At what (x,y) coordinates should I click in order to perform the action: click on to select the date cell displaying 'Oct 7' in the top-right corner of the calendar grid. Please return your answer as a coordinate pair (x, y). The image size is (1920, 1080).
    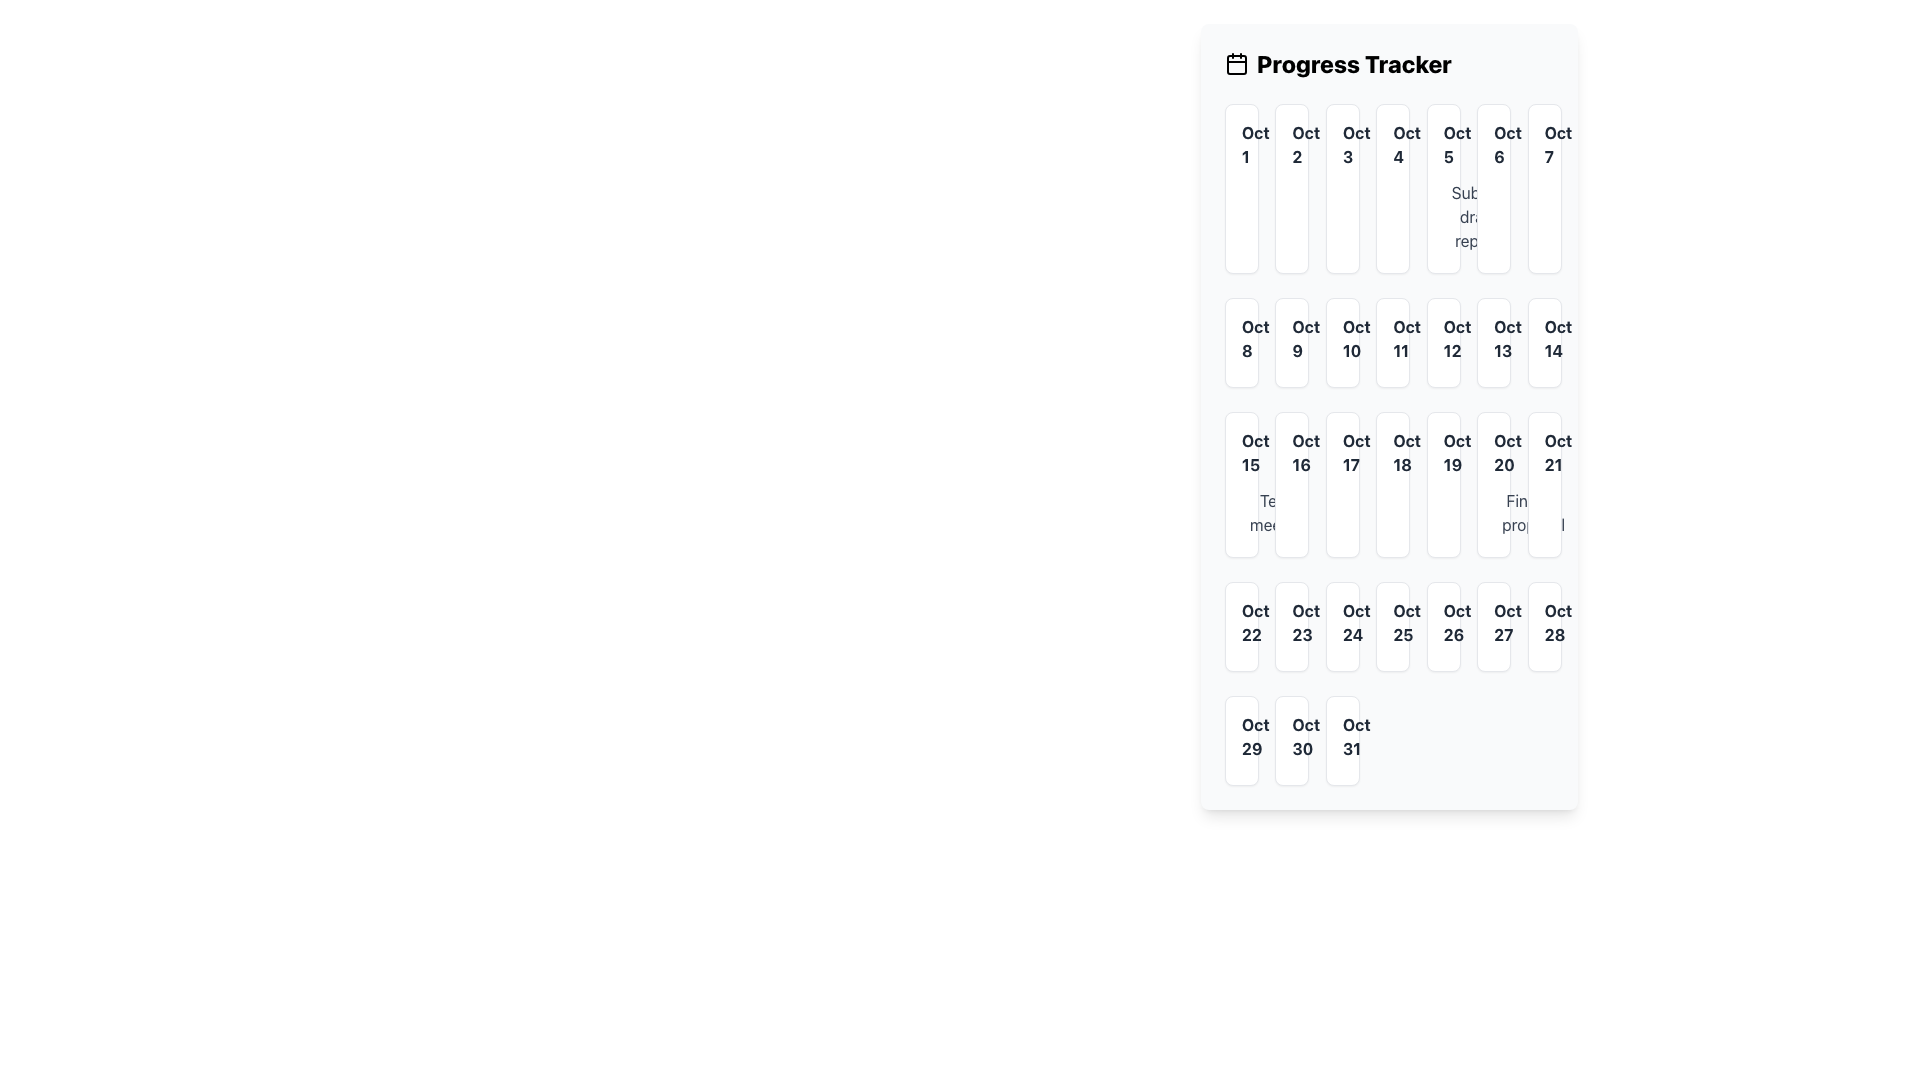
    Looking at the image, I should click on (1543, 189).